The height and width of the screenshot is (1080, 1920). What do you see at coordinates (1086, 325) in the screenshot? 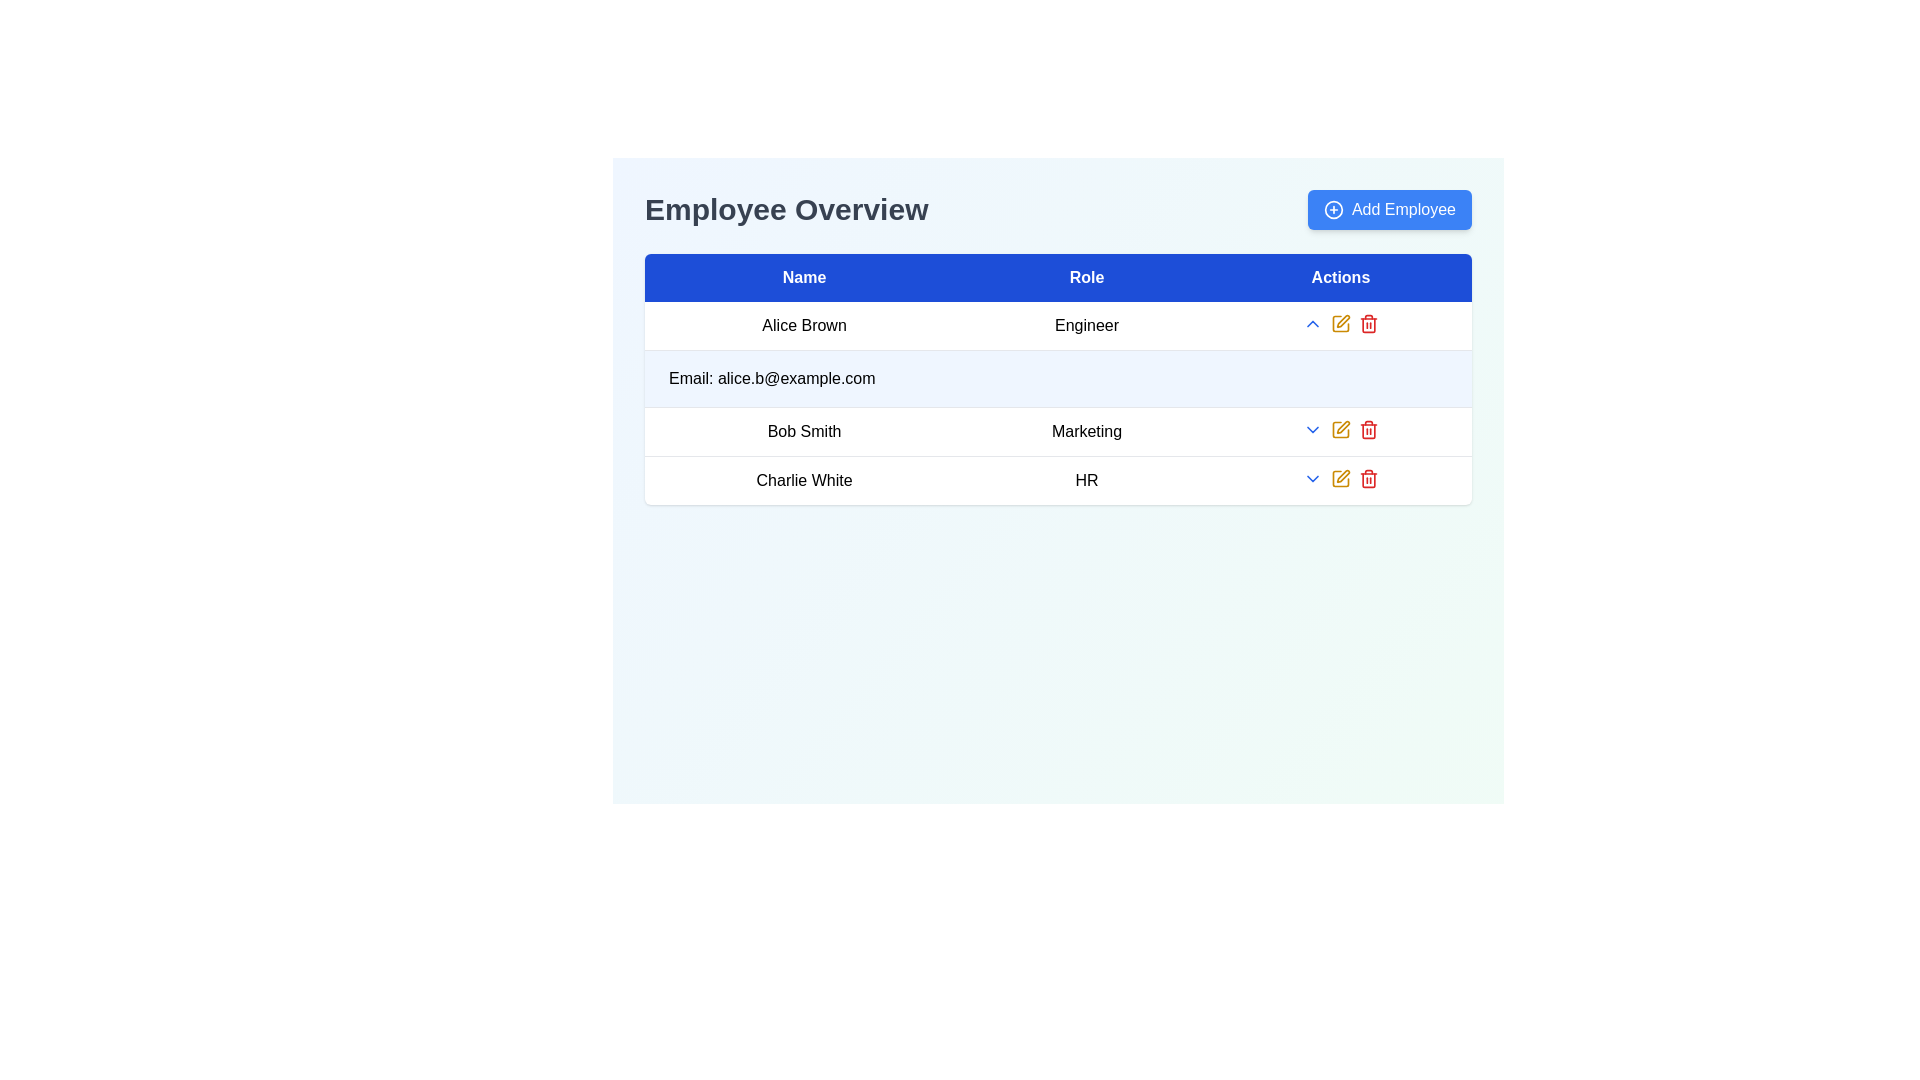
I see `the text label displaying 'Engineer' in the Role column, positioned in the table row associated with 'Alice Brown'` at bounding box center [1086, 325].